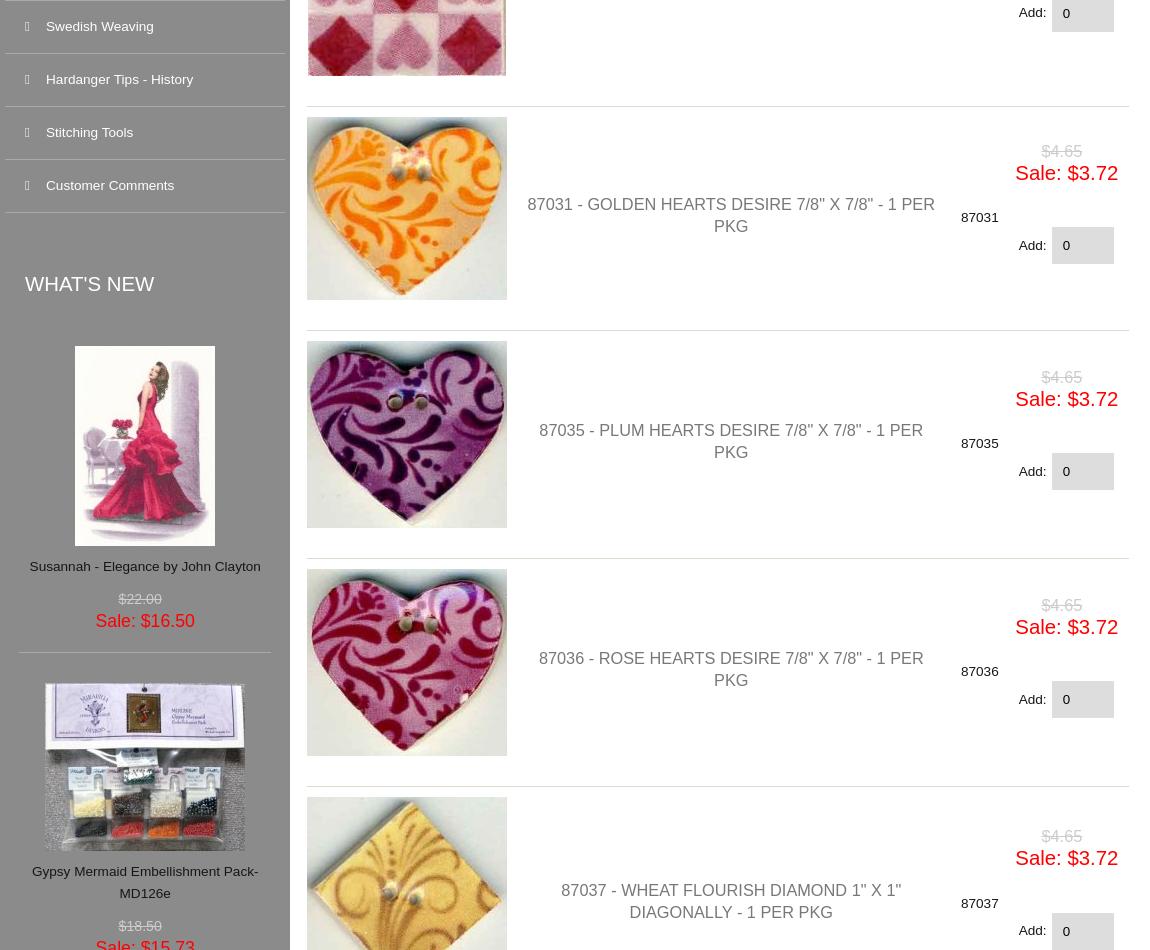 The width and height of the screenshot is (1150, 950). I want to click on 'Stitching Tools', so click(88, 132).